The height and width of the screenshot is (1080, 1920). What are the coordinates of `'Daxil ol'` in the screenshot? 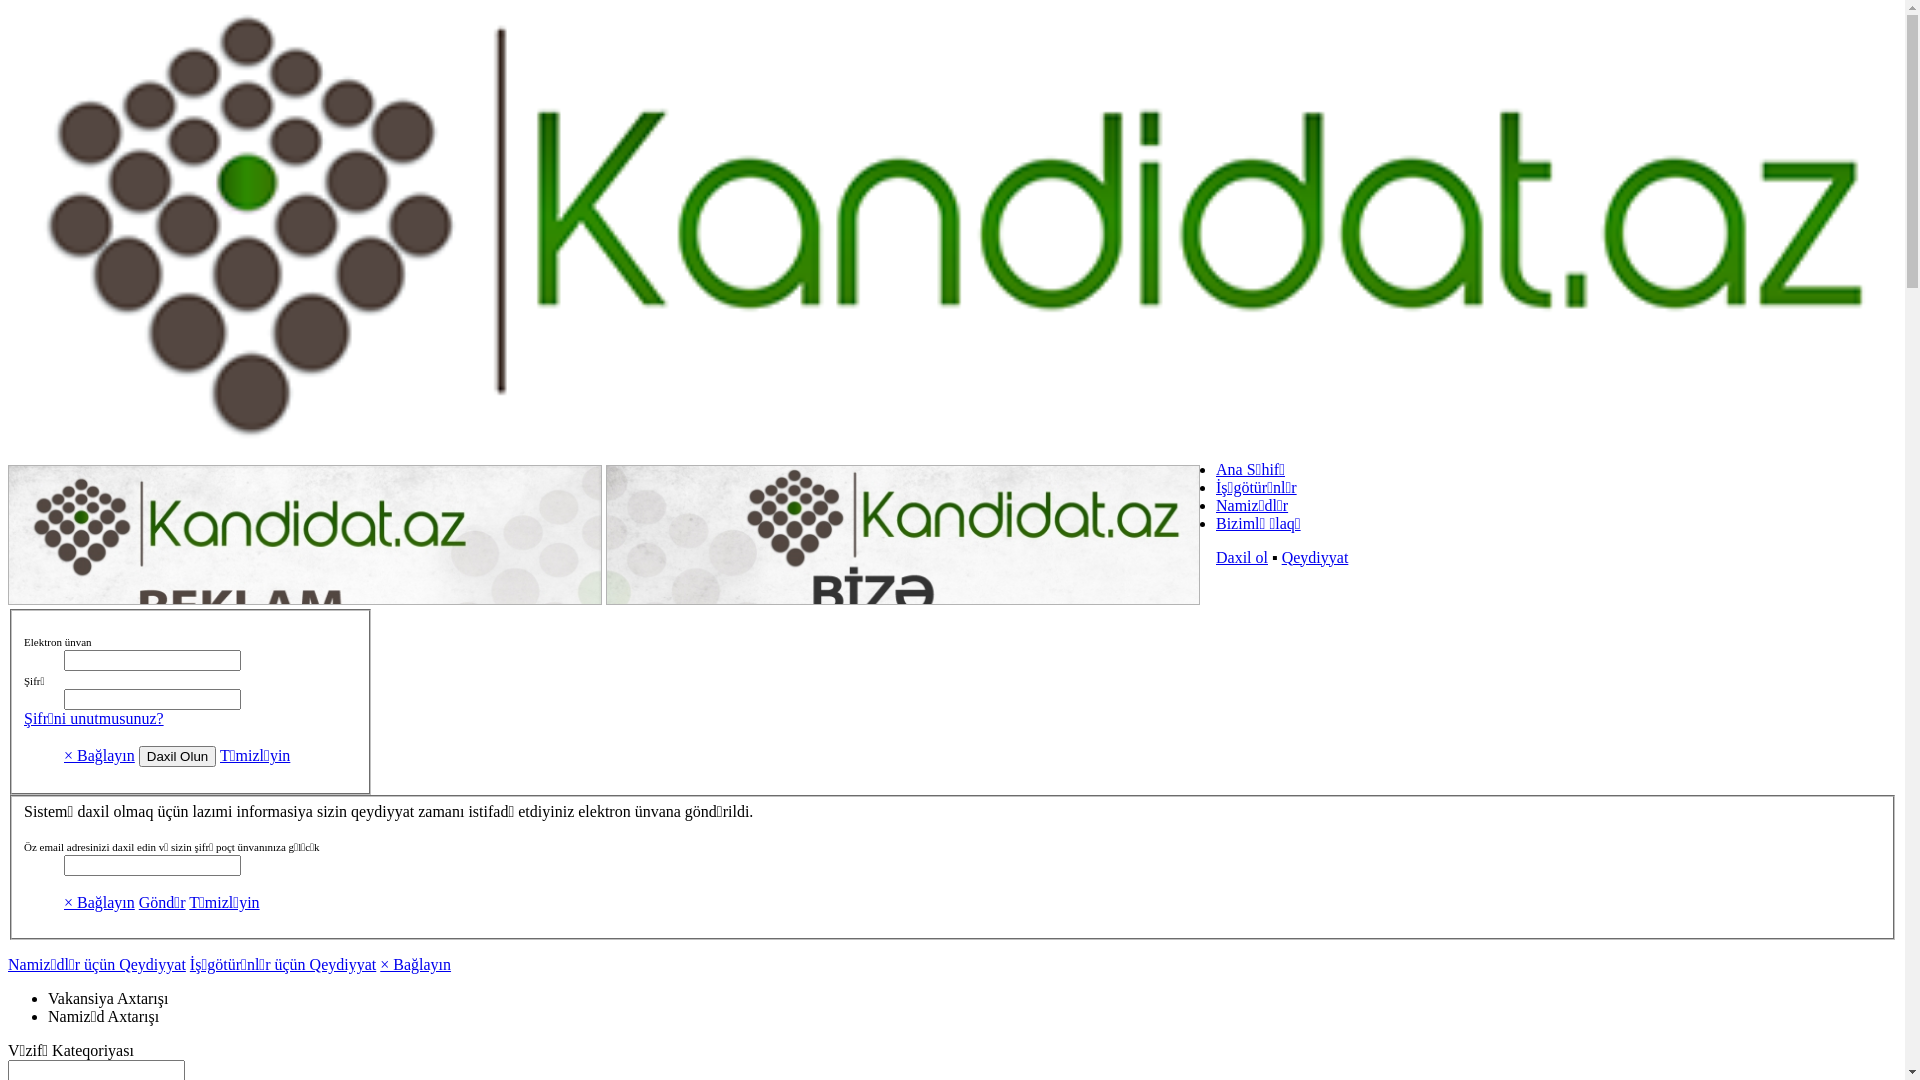 It's located at (1241, 557).